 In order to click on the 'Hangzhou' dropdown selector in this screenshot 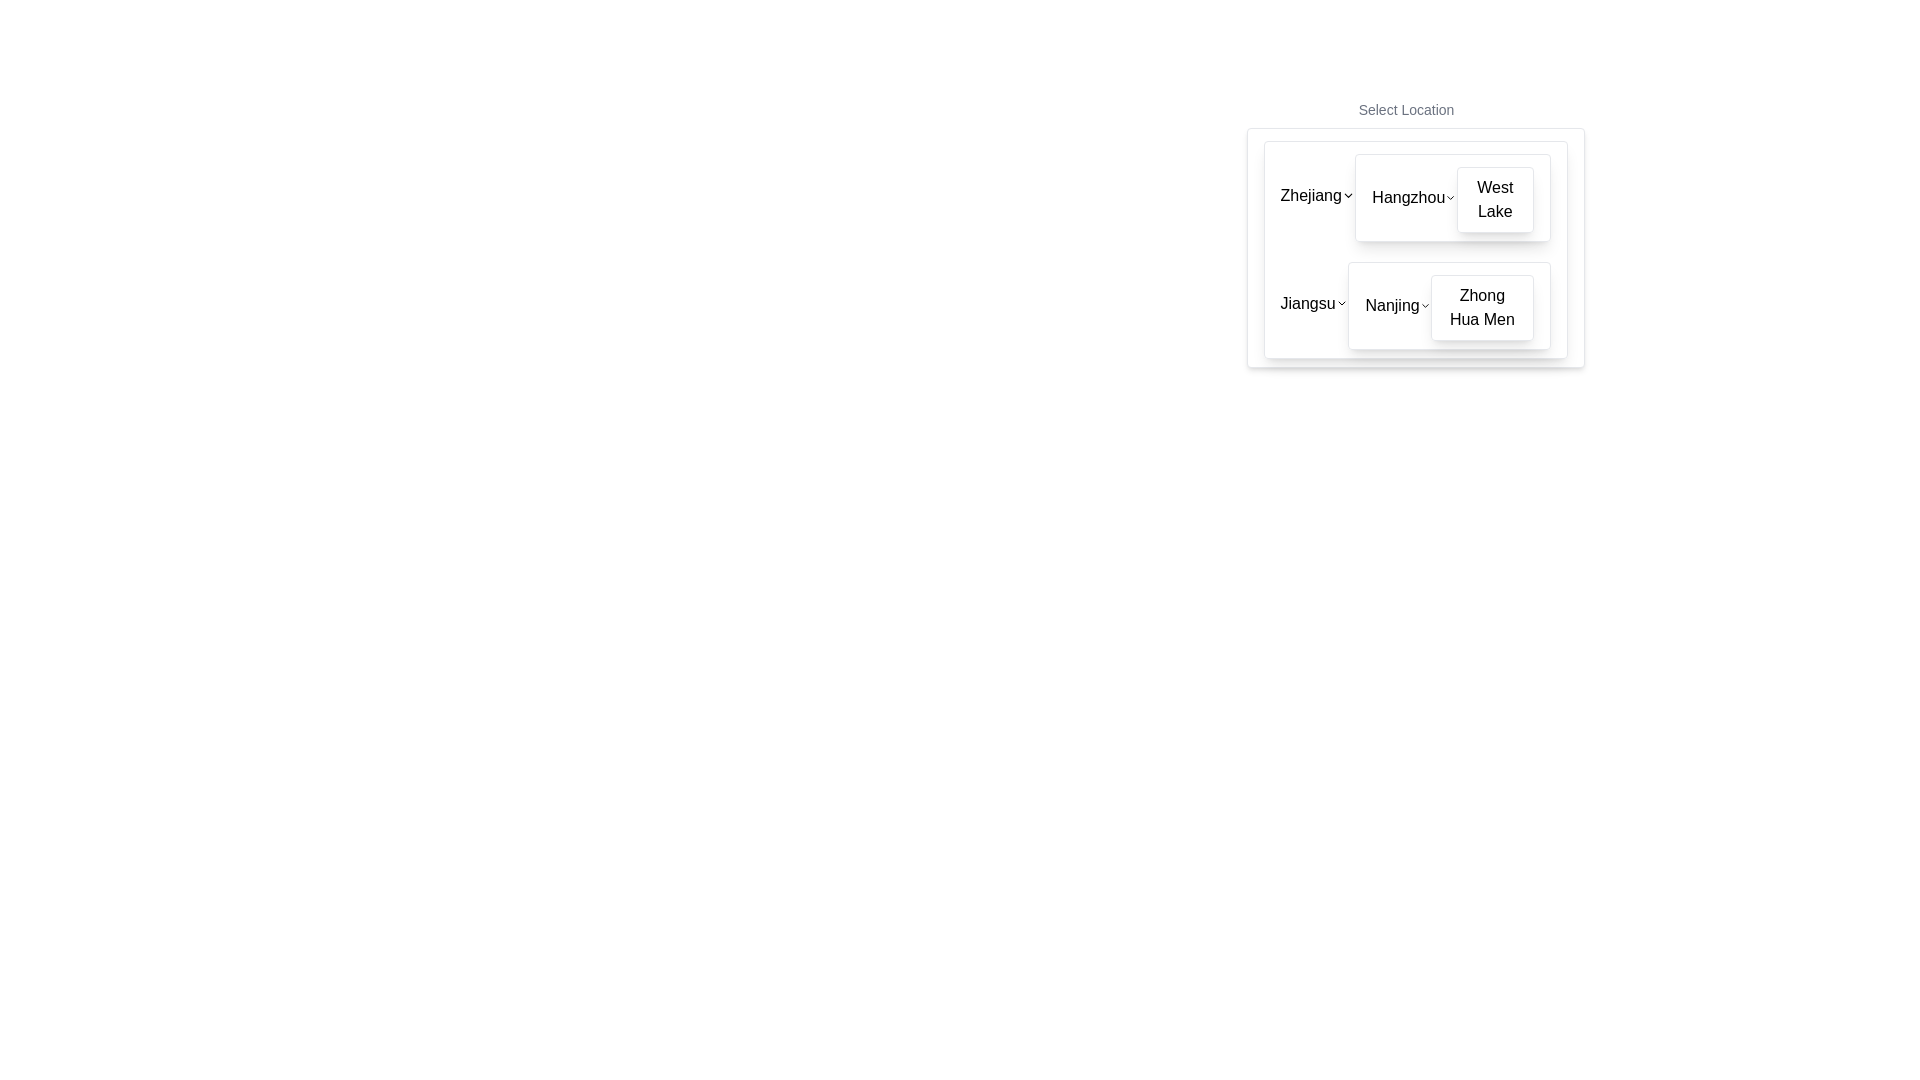, I will do `click(1453, 197)`.